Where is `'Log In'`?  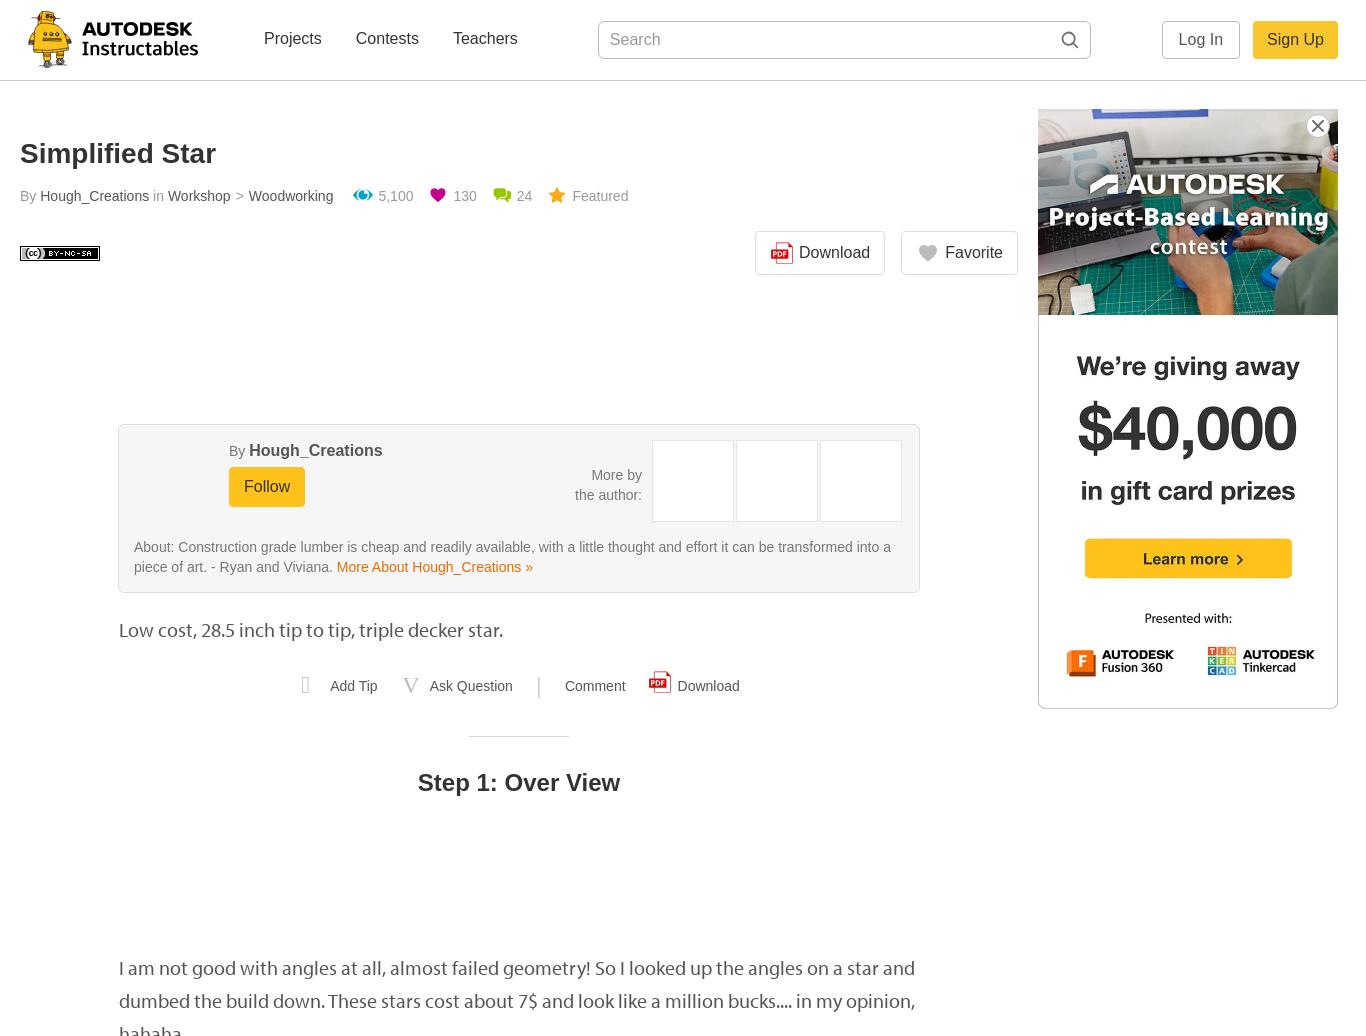
'Log In' is located at coordinates (1200, 39).